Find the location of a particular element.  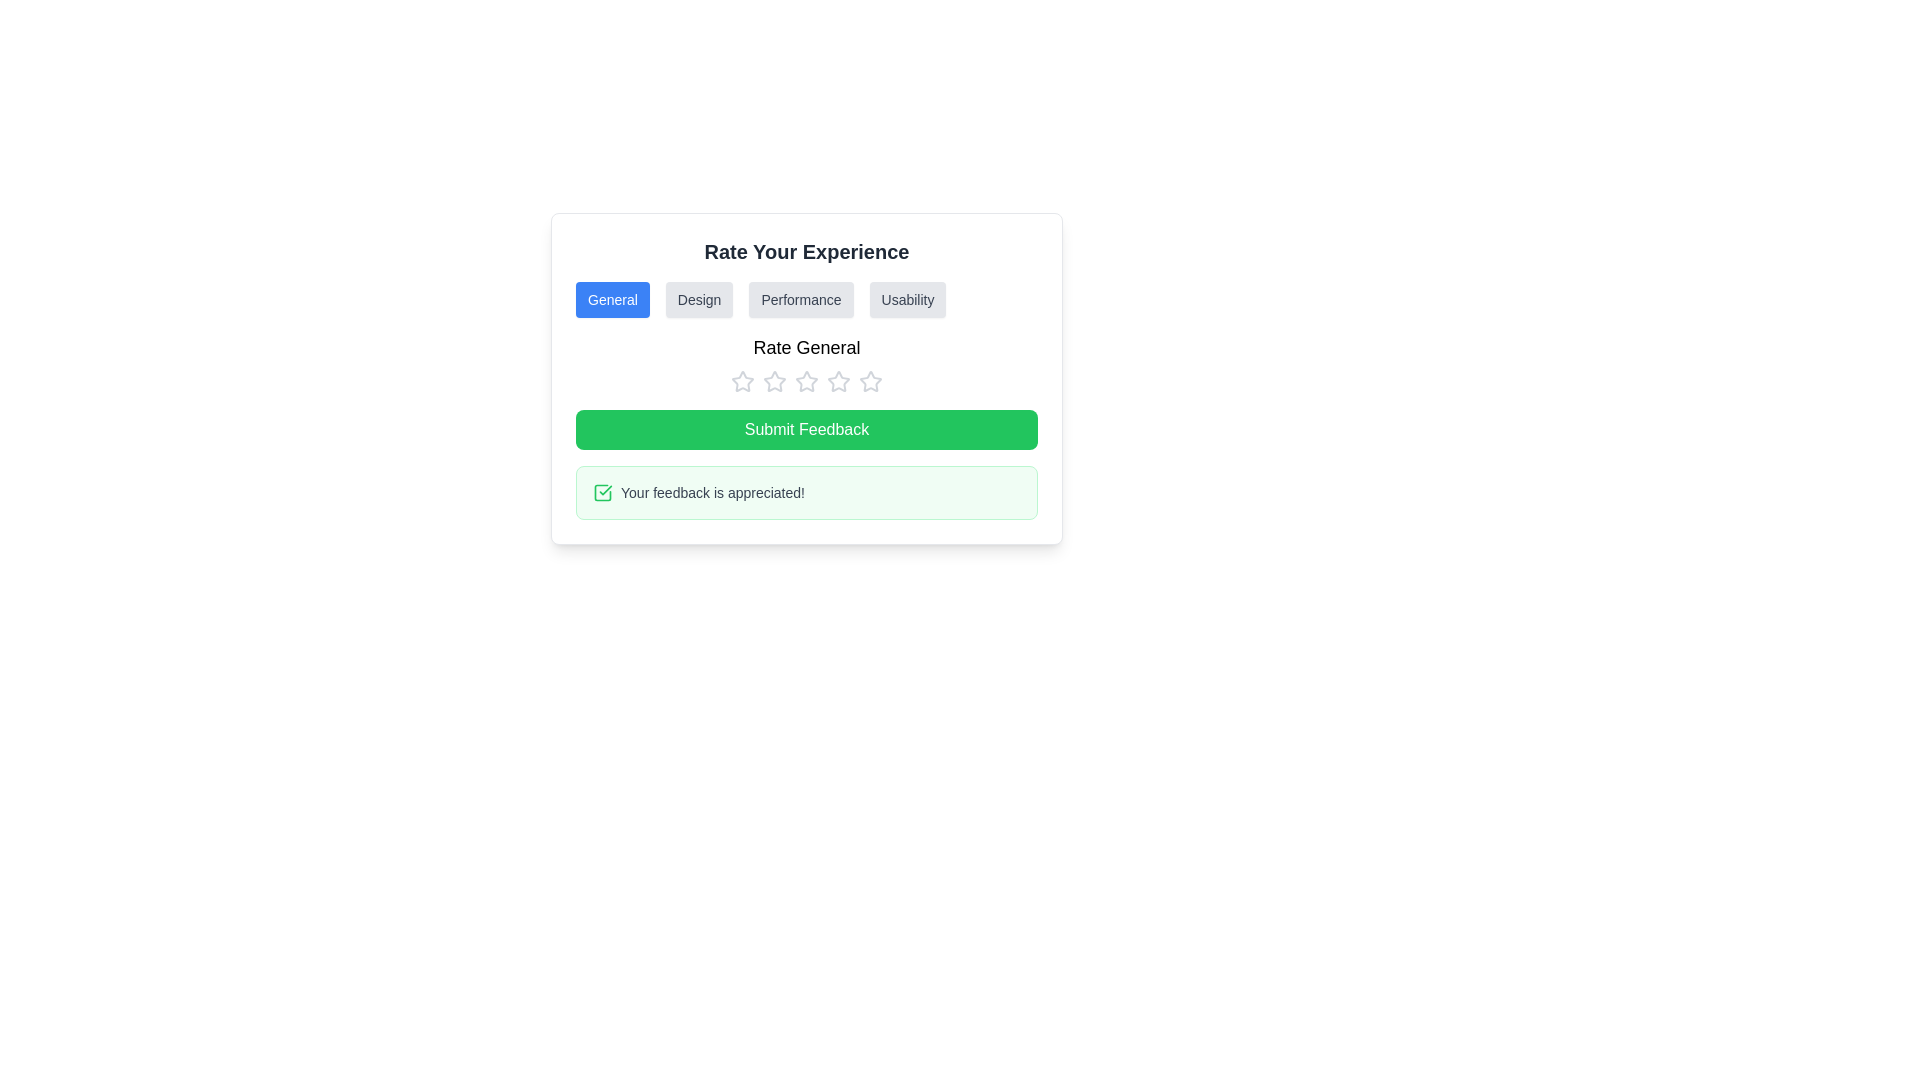

the first rating star icon located beneath the 'Rate General' text is located at coordinates (773, 381).